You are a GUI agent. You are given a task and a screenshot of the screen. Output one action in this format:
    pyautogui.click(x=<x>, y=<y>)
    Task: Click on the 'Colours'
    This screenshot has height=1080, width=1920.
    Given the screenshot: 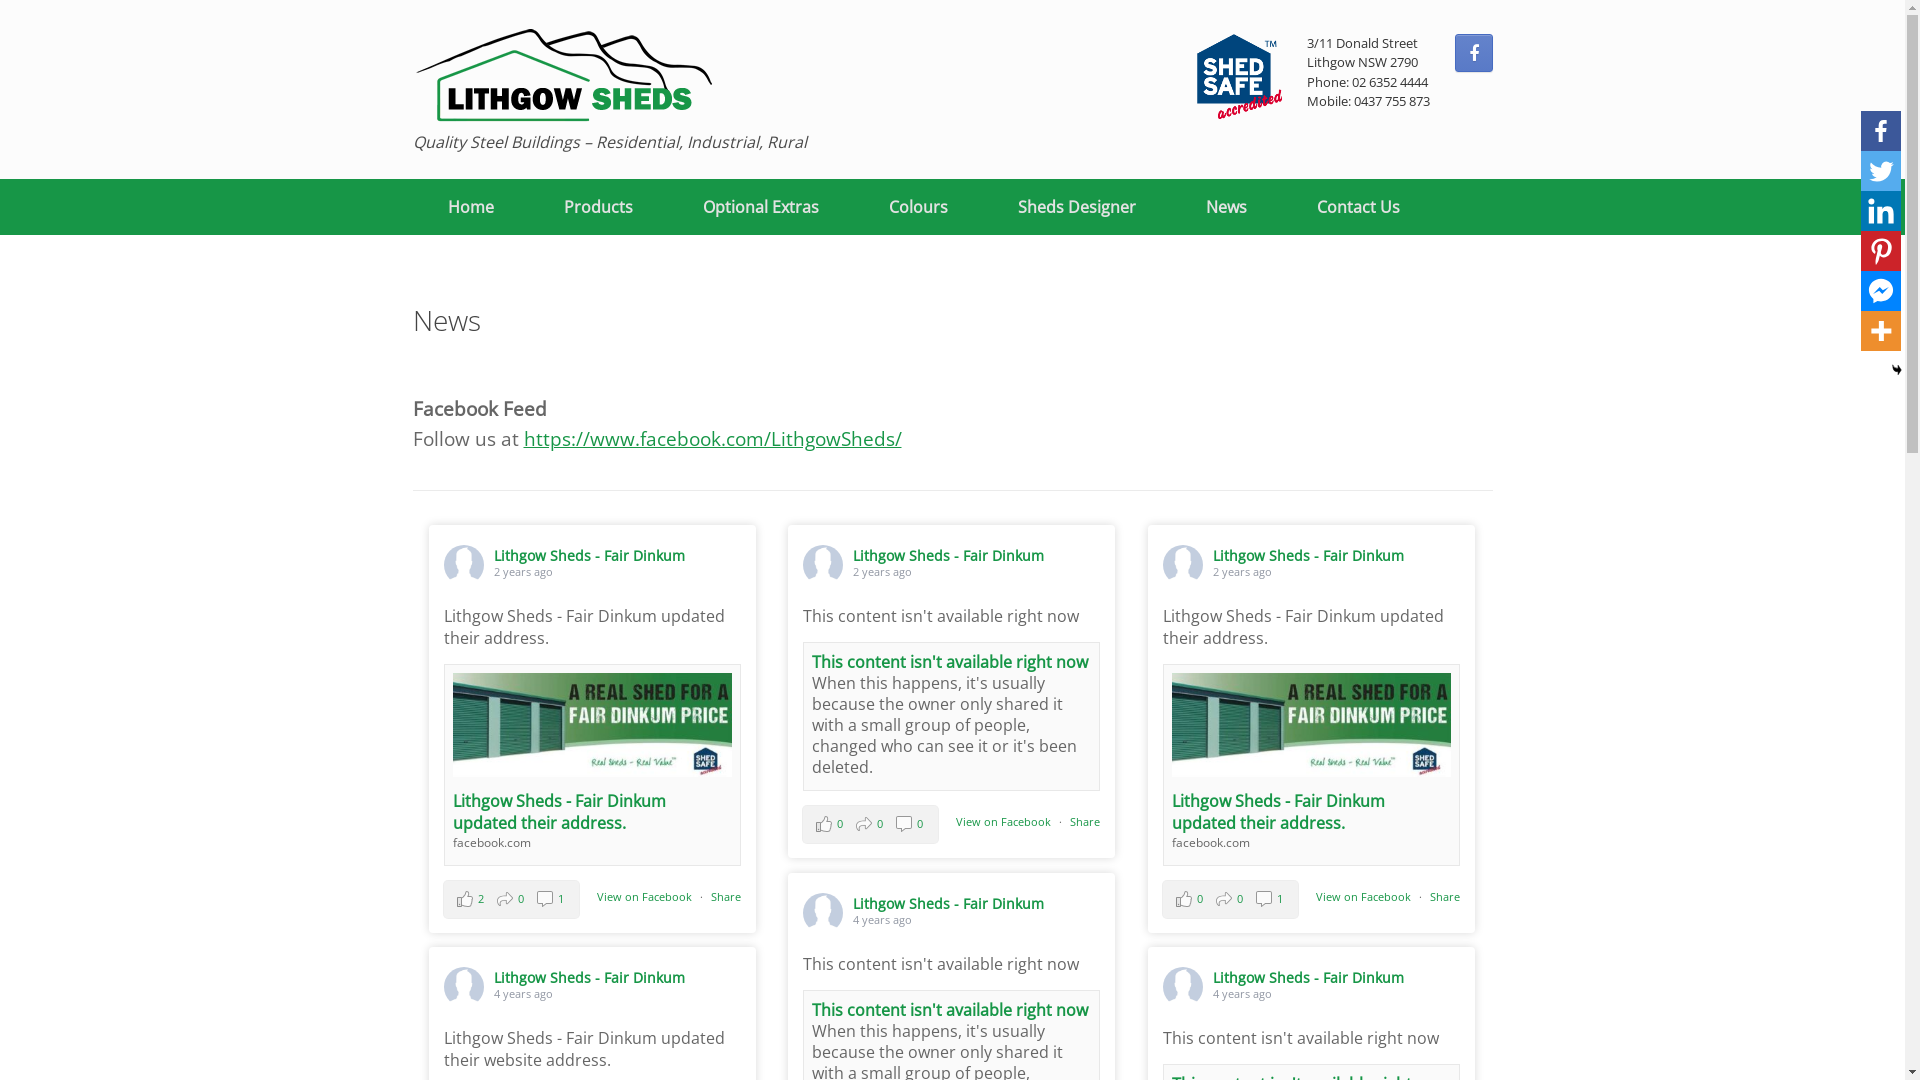 What is the action you would take?
    pyautogui.click(x=917, y=207)
    